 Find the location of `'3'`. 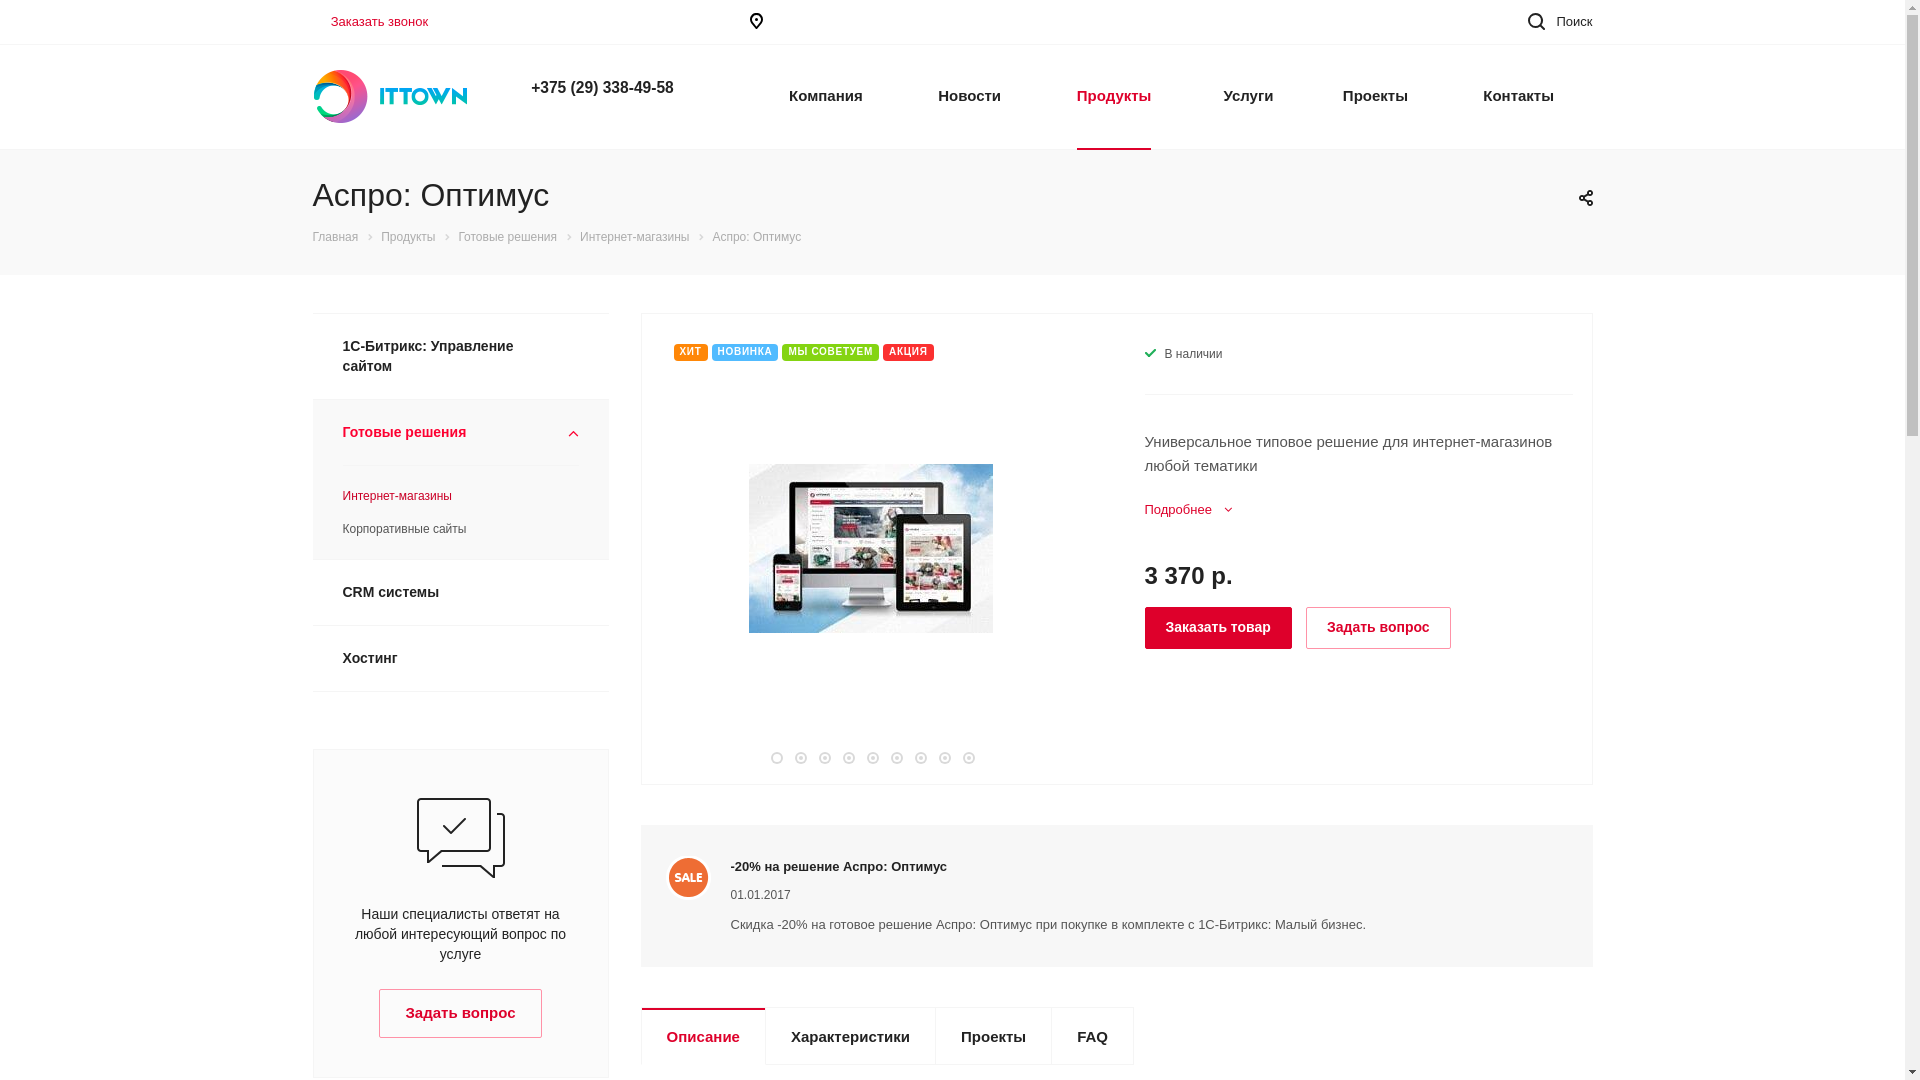

'3' is located at coordinates (824, 758).